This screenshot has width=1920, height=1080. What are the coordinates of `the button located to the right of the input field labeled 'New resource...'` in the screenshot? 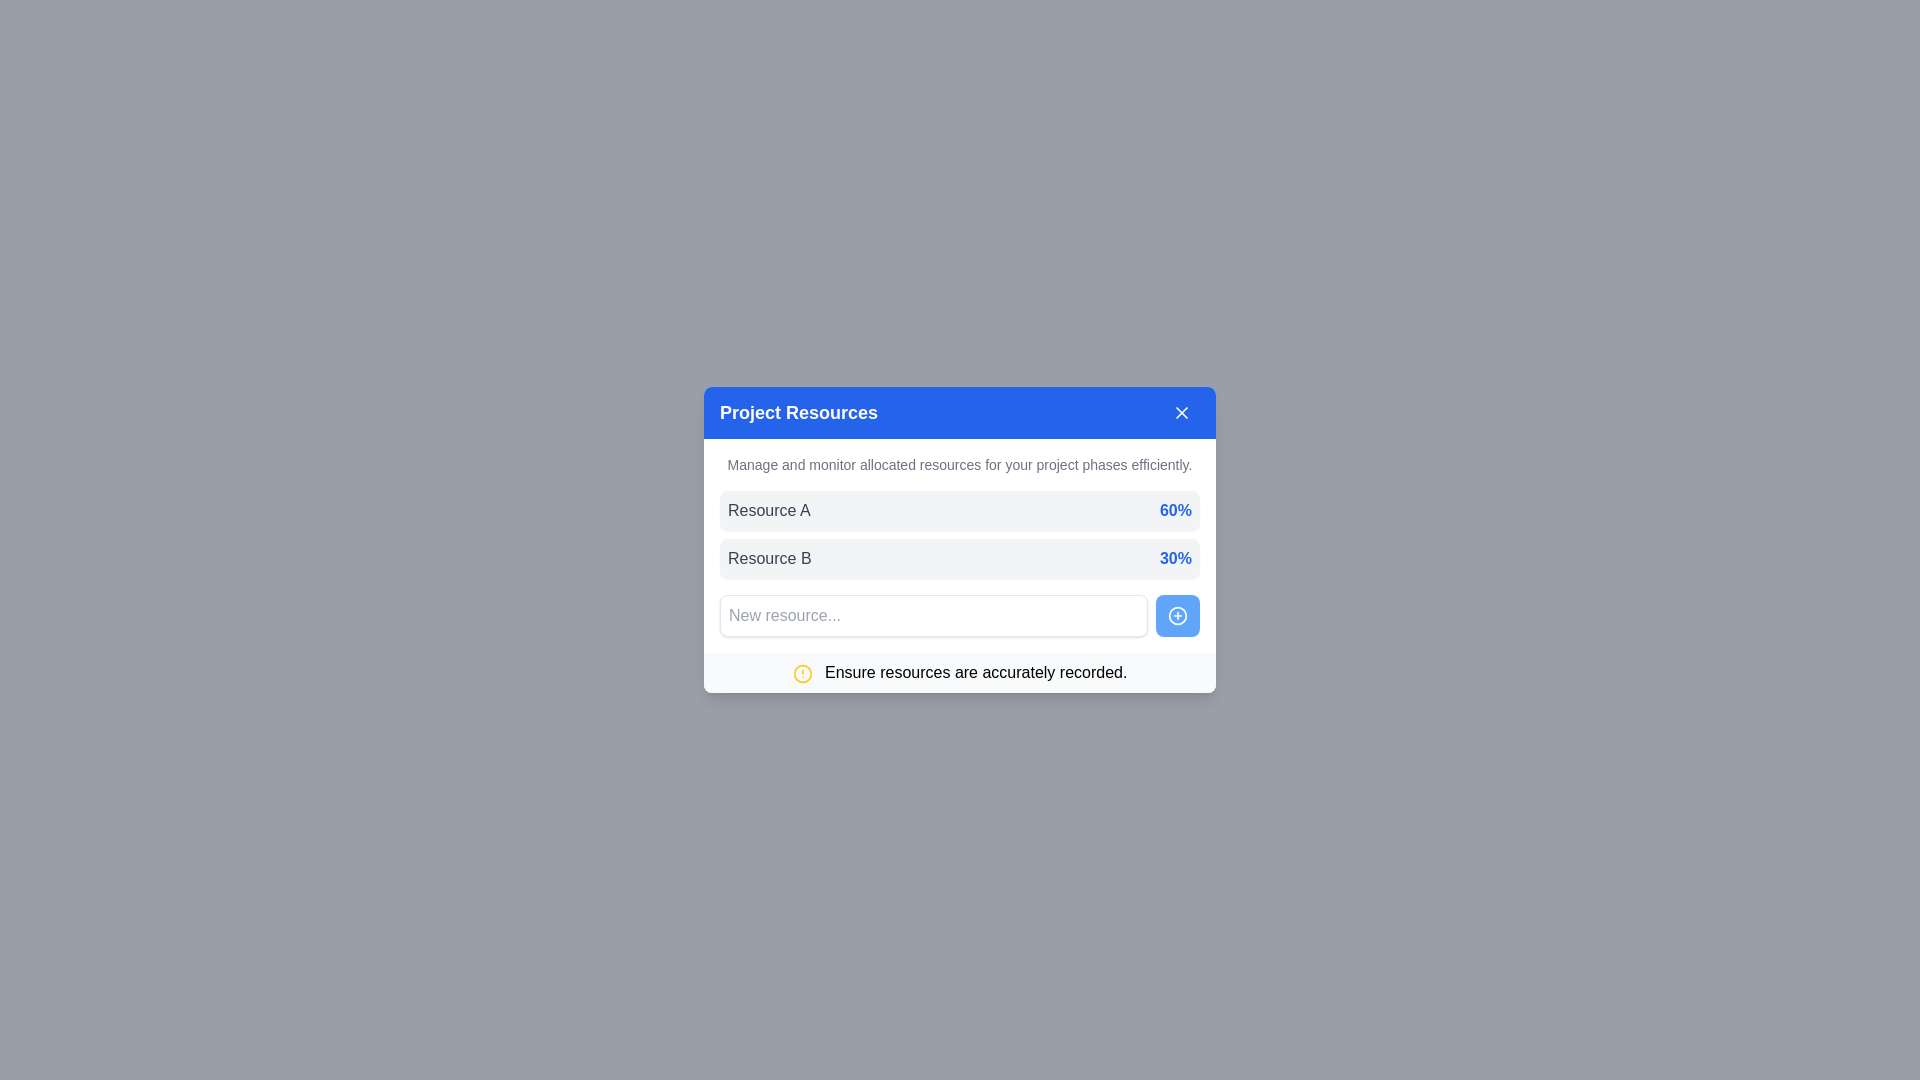 It's located at (1177, 615).